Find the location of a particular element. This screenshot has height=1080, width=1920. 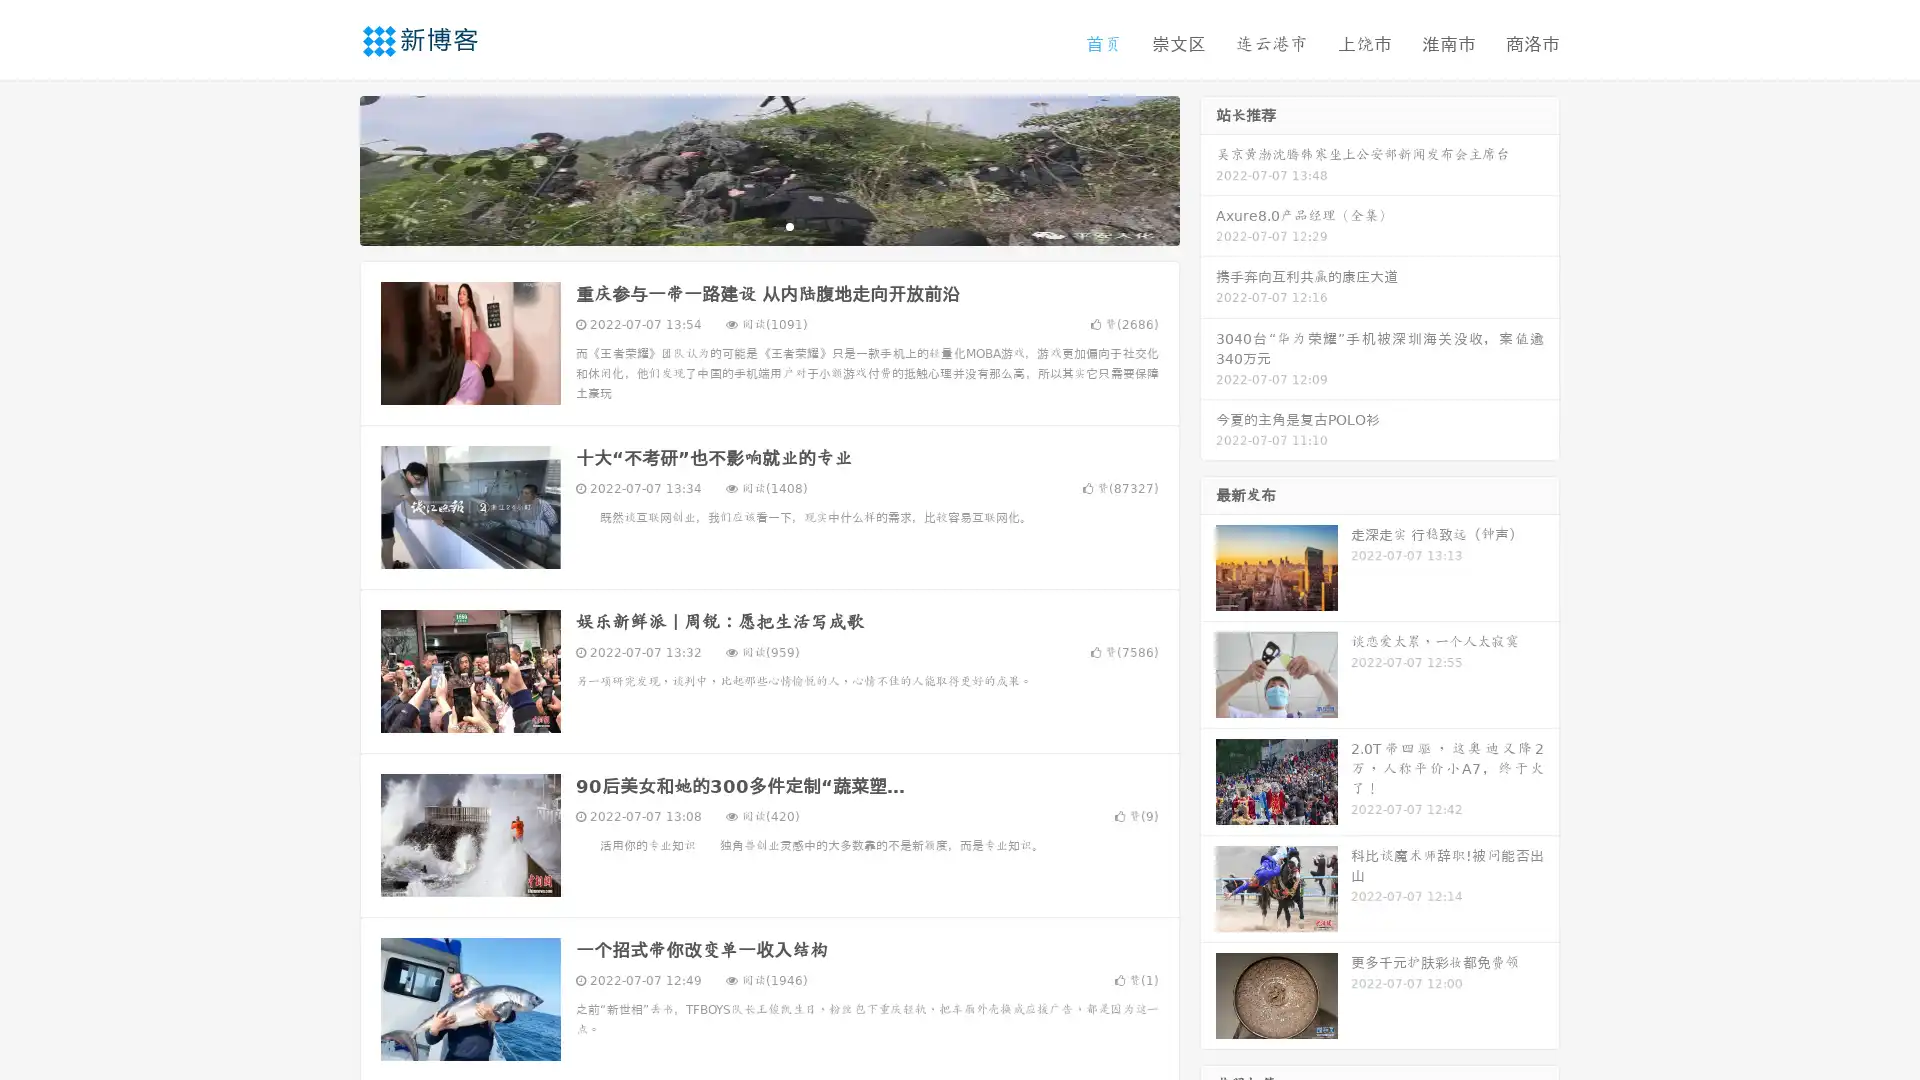

Go to slide 2 is located at coordinates (768, 225).